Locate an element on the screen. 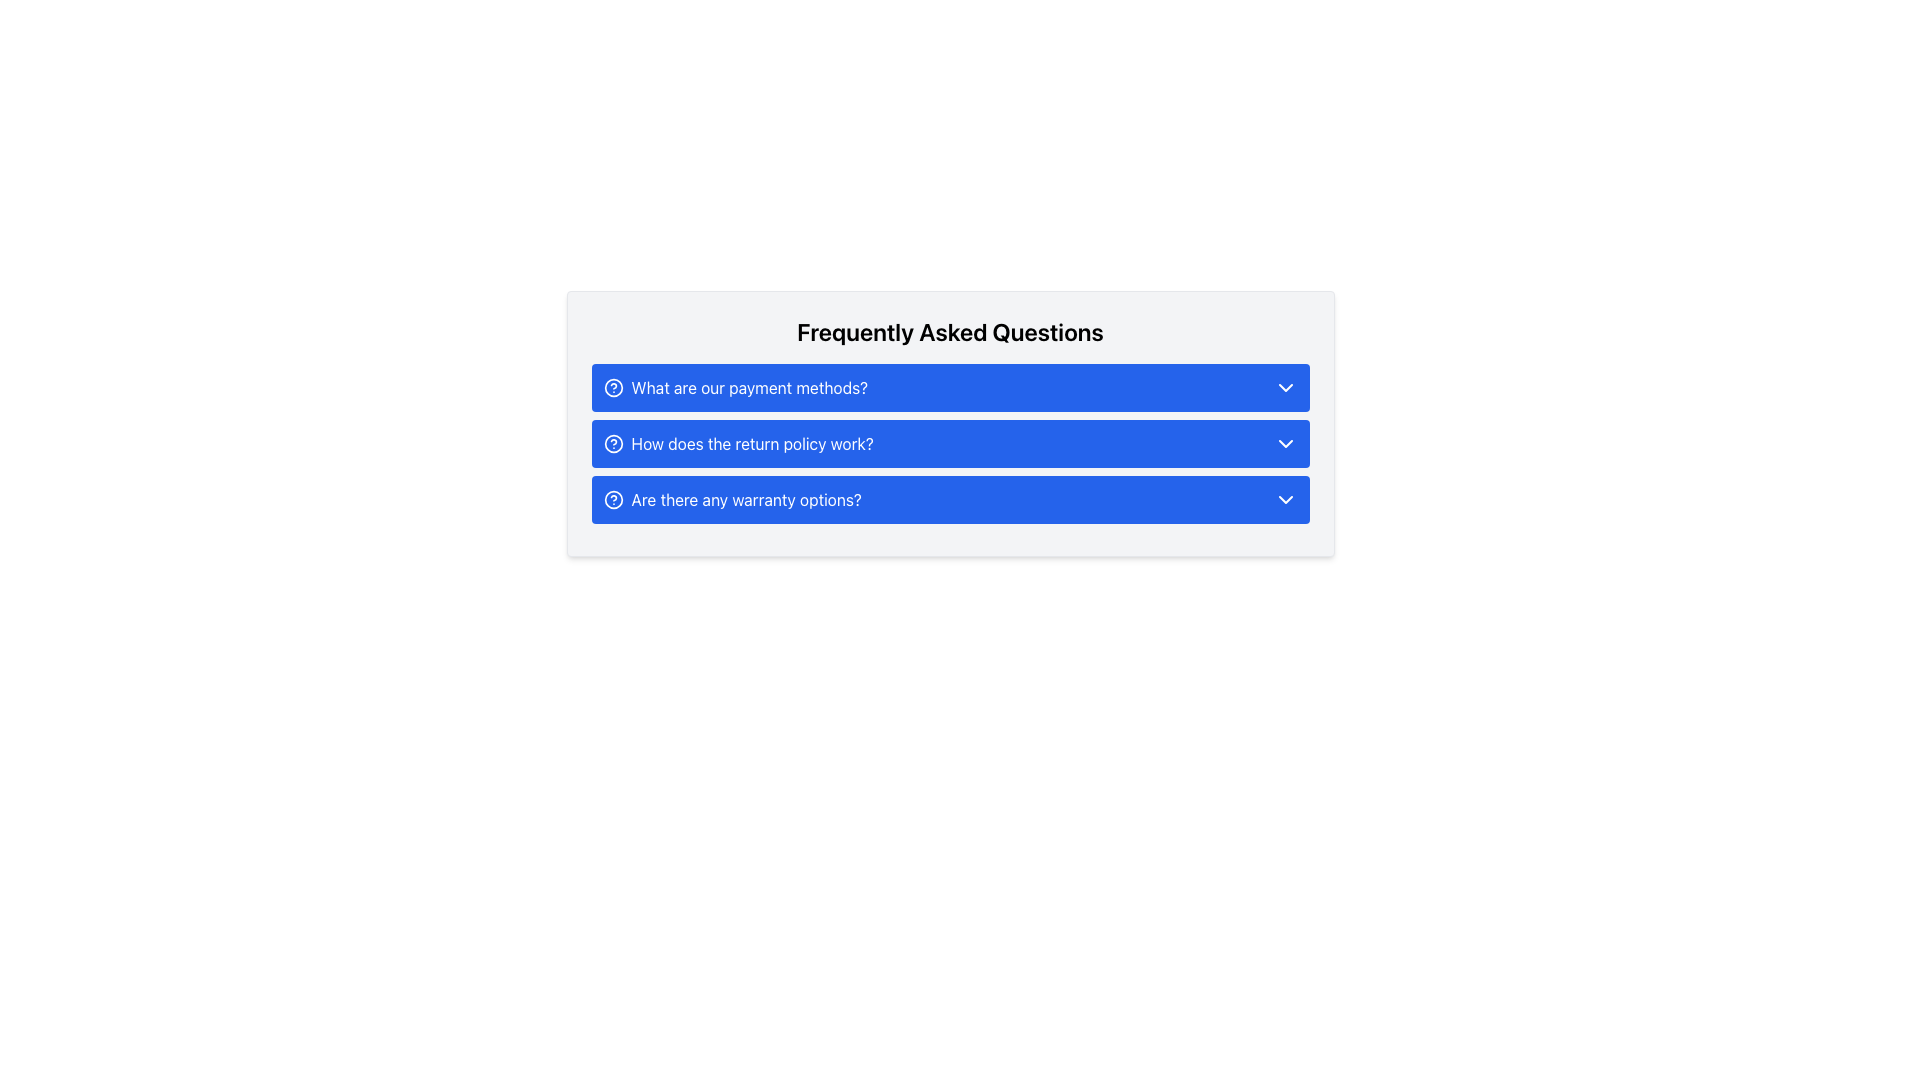 This screenshot has height=1080, width=1920. the circular icon with a question mark symbol, which is located to the left of the text 'How does the return policy work?' is located at coordinates (612, 442).